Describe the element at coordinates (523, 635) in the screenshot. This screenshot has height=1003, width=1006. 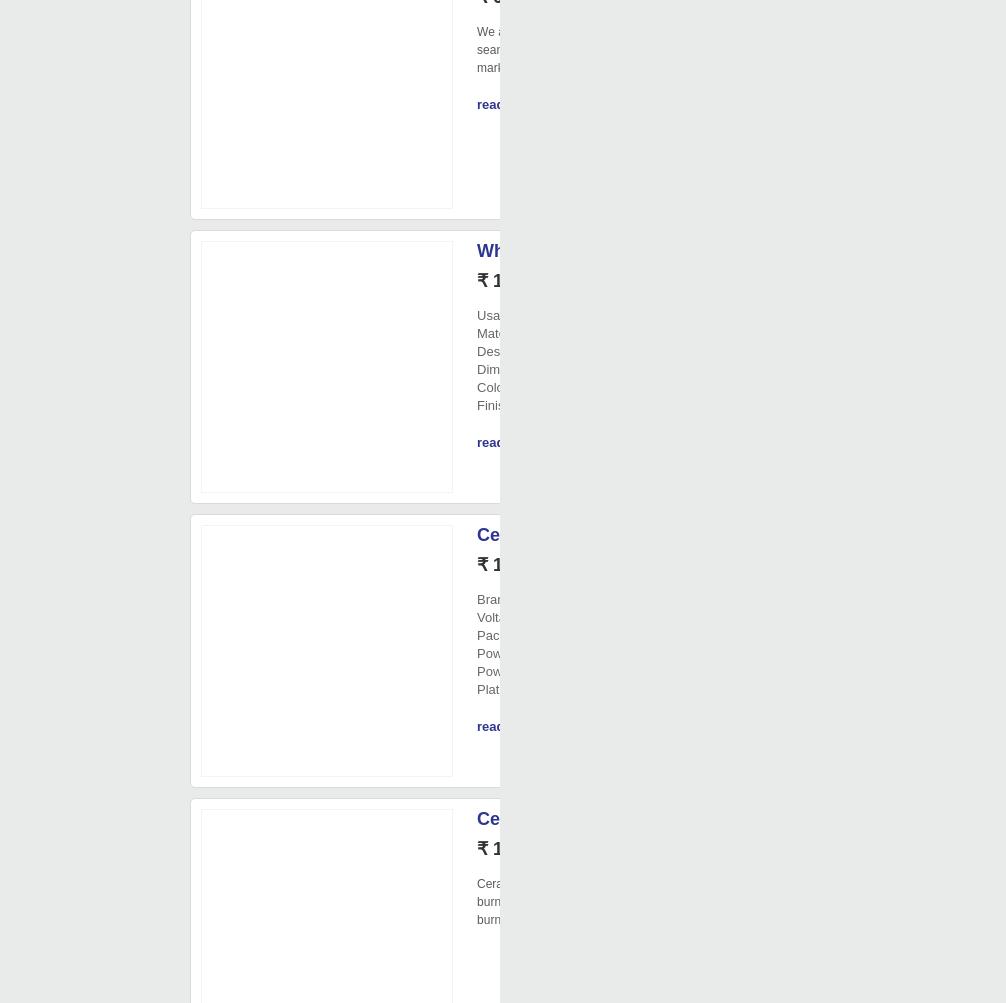
I see `'Packaging Type'` at that location.